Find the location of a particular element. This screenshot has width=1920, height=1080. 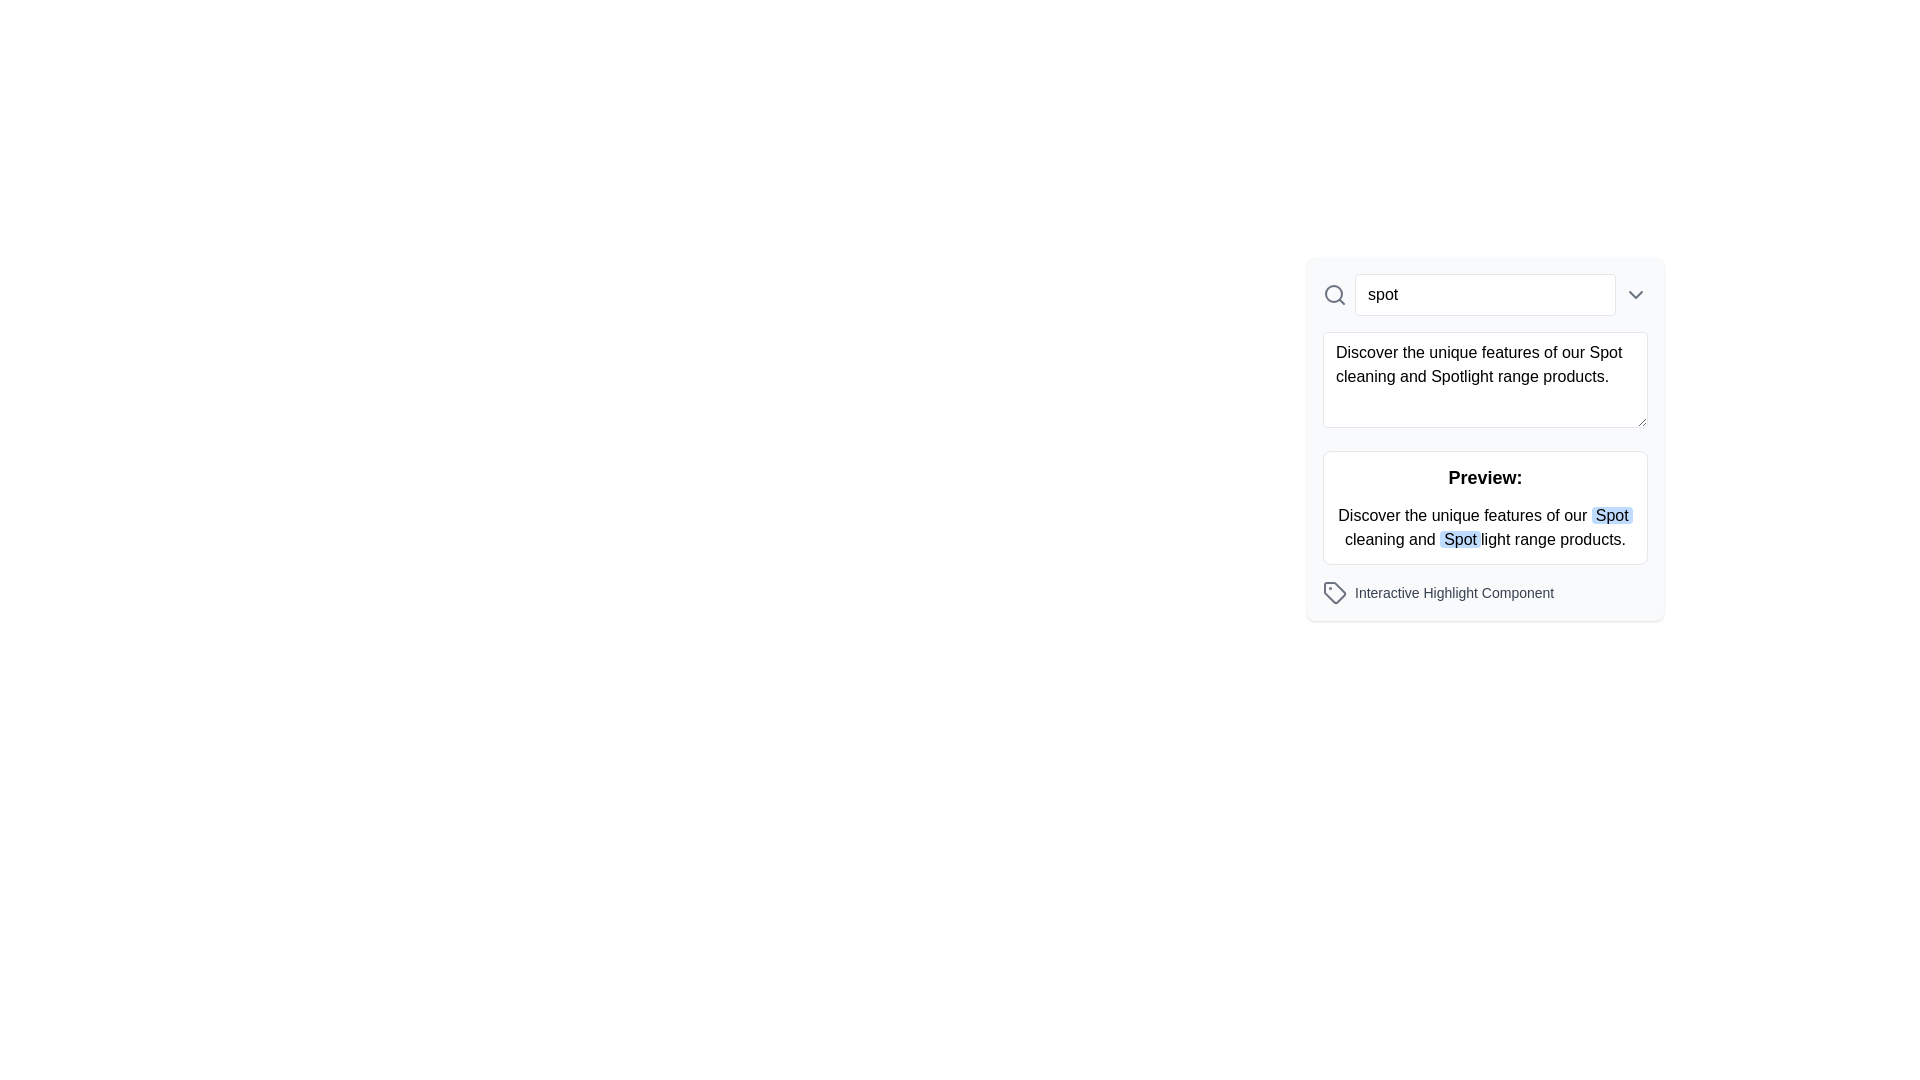

the highlighted text label displaying the word 'Spot' located in the lower content section labeled 'Preview:', emphasizing its light blue background and rounded corners is located at coordinates (1612, 514).